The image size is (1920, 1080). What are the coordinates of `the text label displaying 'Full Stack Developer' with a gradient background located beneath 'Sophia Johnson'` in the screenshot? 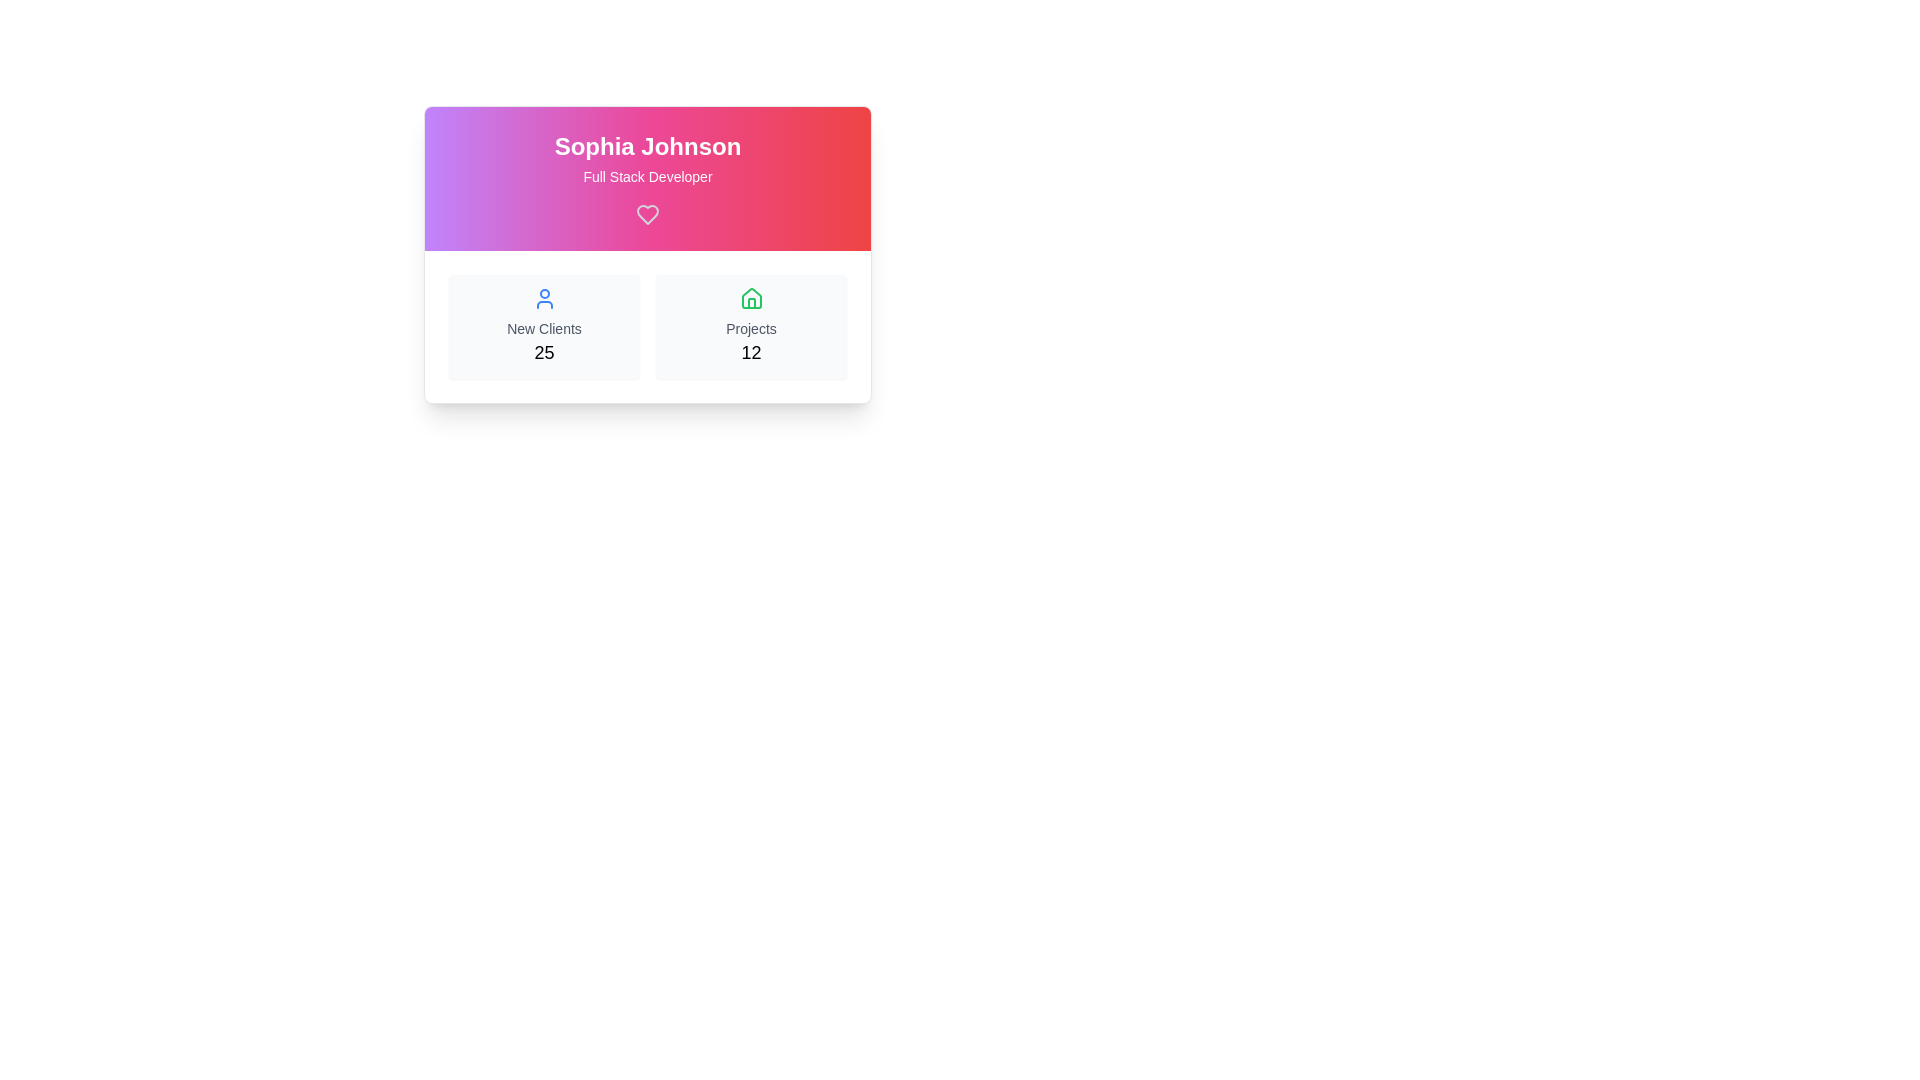 It's located at (648, 176).